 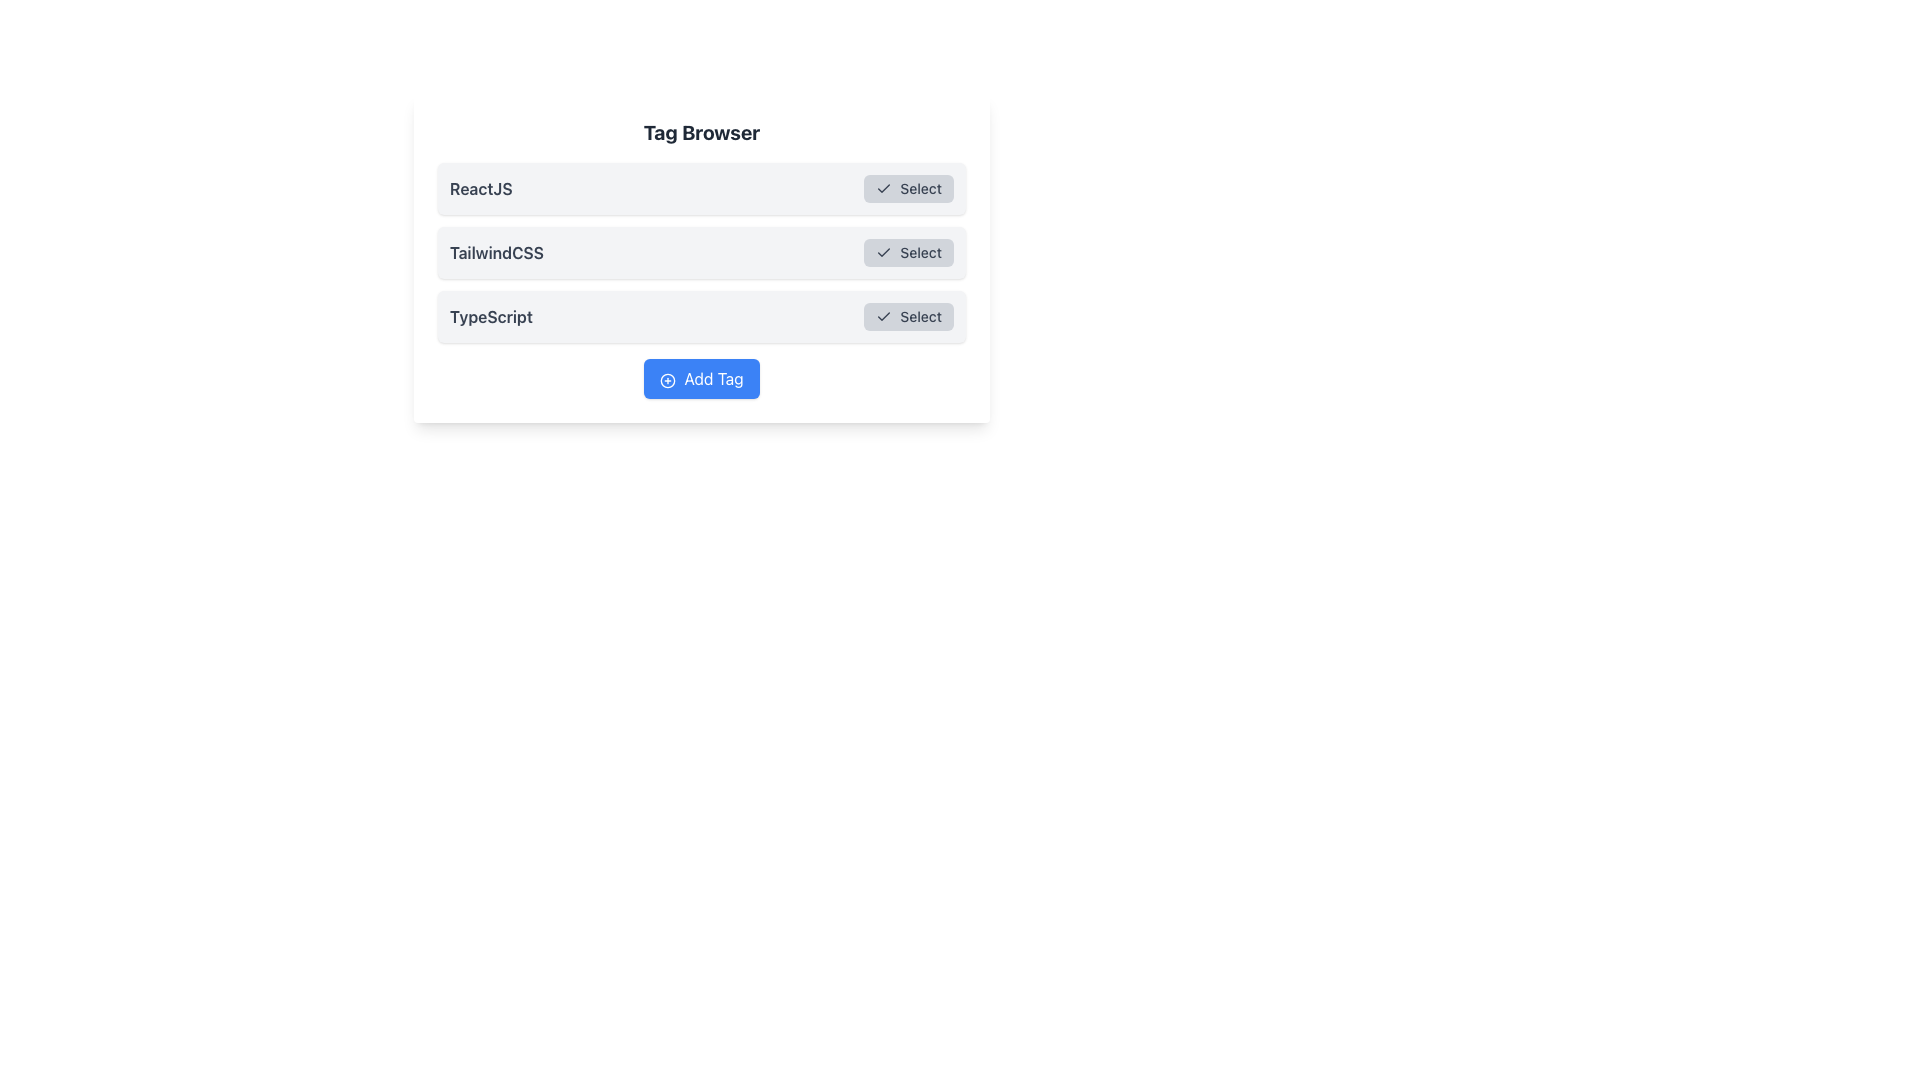 I want to click on the interactive button associated with the 'TailwindCSS' text, so click(x=908, y=252).